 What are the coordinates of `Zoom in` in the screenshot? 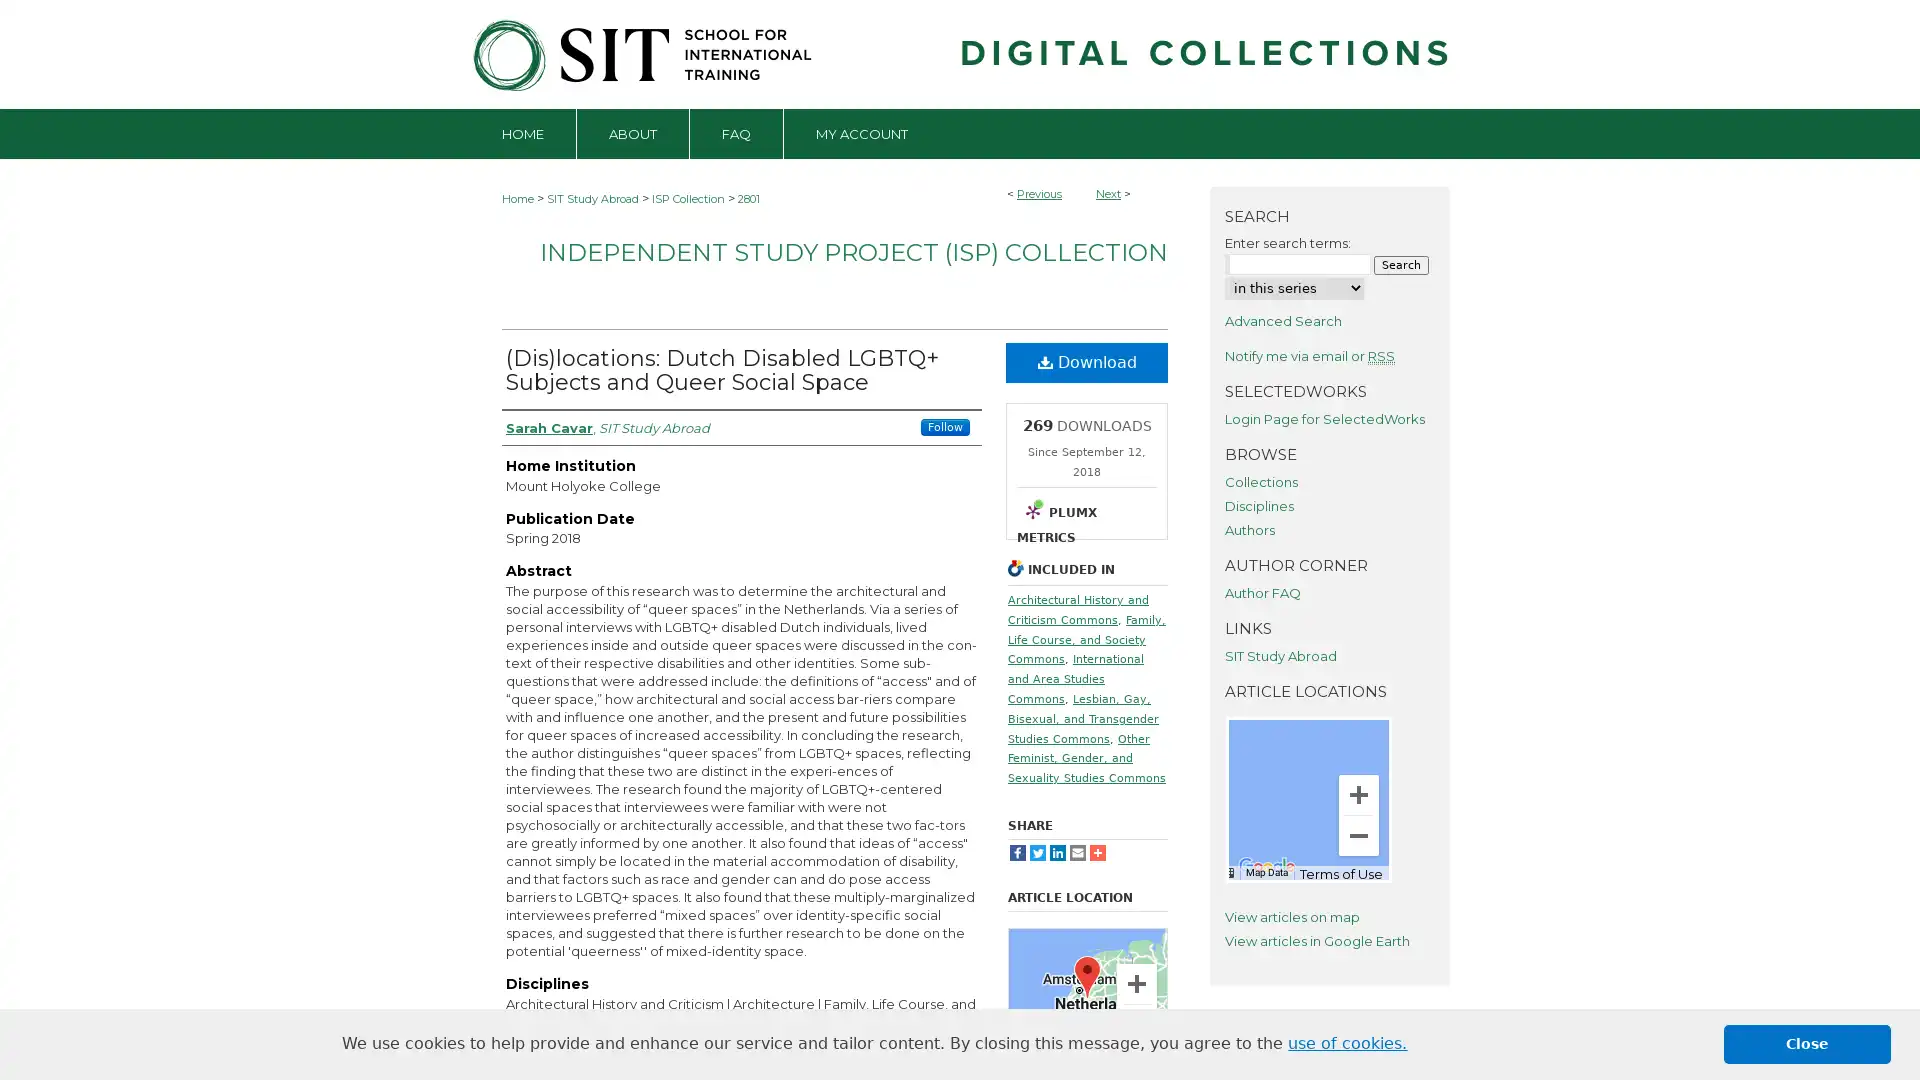 It's located at (1137, 982).